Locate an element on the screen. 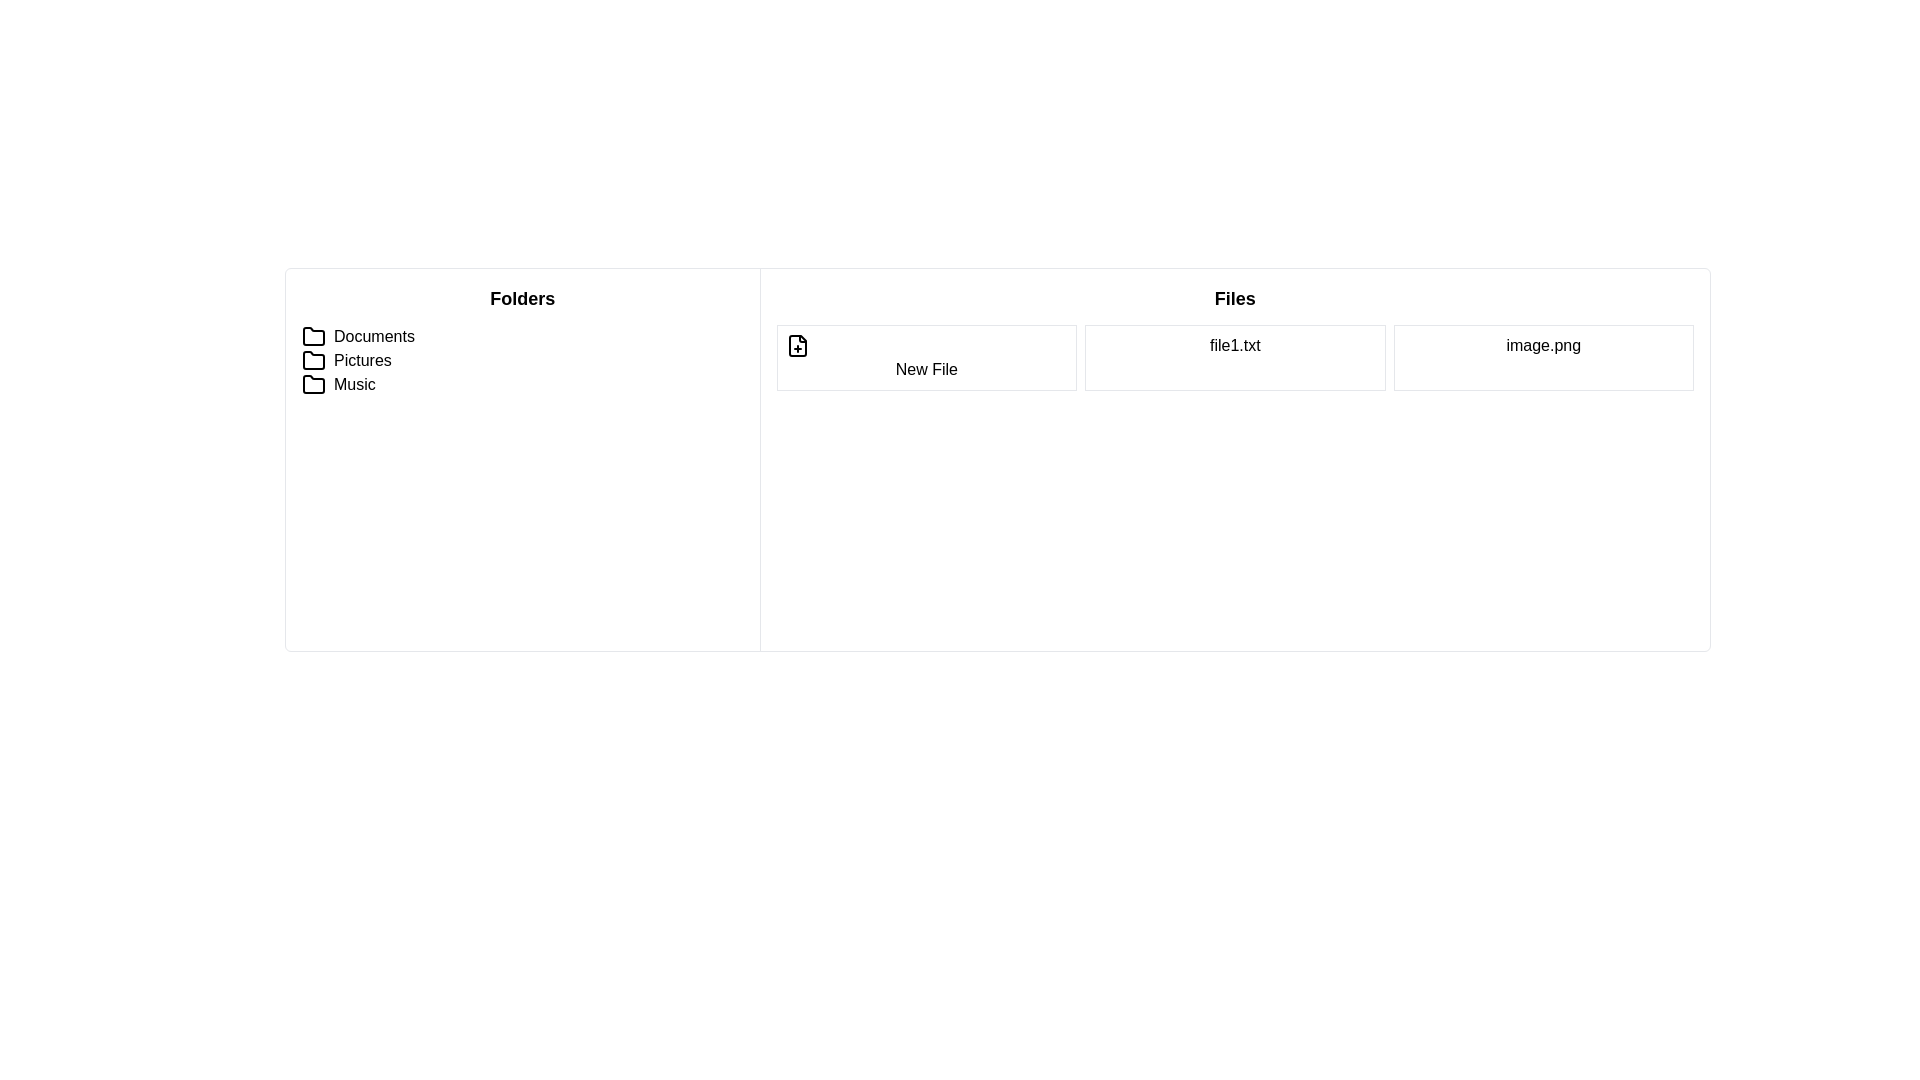 The width and height of the screenshot is (1920, 1080). the 'Pictures' folder icon, which is the second entry in the vertical list of folders titled 'Folders' is located at coordinates (312, 358).